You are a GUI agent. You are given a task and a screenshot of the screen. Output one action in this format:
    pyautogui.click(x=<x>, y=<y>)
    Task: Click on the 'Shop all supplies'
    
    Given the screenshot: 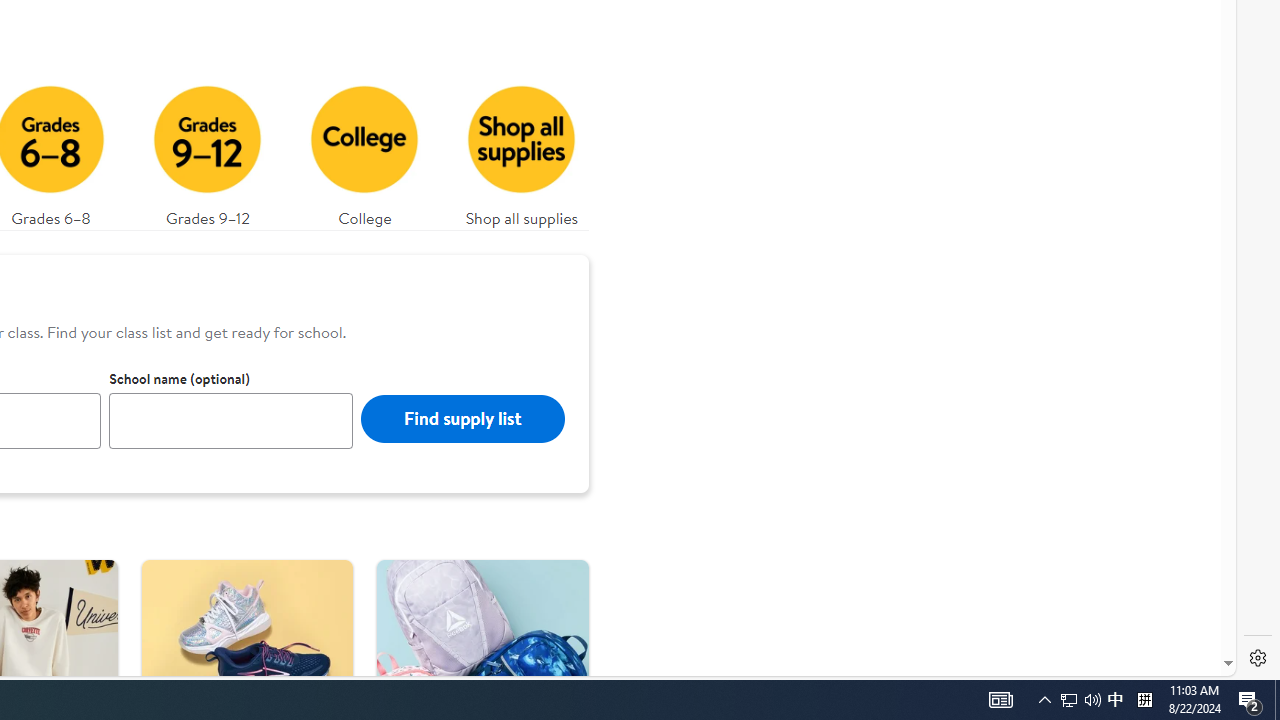 What is the action you would take?
    pyautogui.click(x=522, y=150)
    